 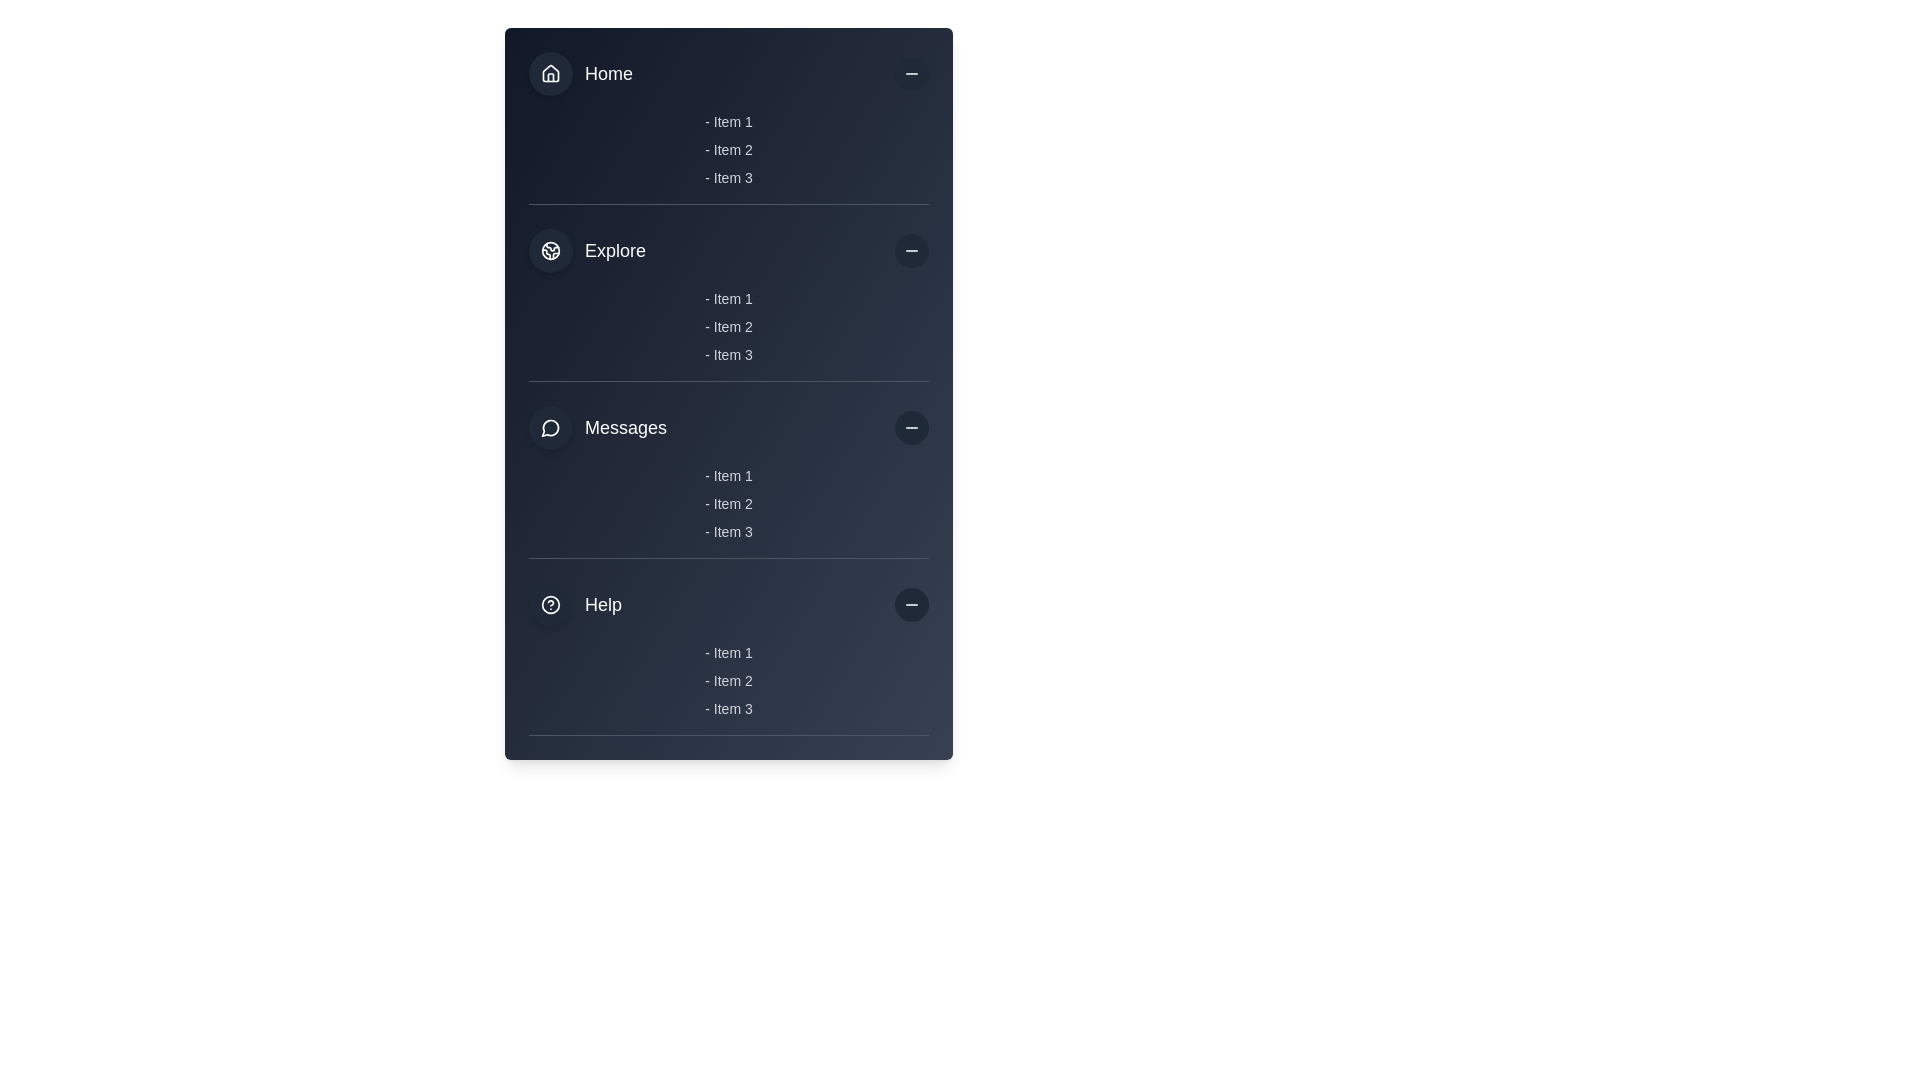 What do you see at coordinates (550, 427) in the screenshot?
I see `the decorative vector graphic component of the speech bubble icon located in the 'Messages' section of the navigation menu` at bounding box center [550, 427].